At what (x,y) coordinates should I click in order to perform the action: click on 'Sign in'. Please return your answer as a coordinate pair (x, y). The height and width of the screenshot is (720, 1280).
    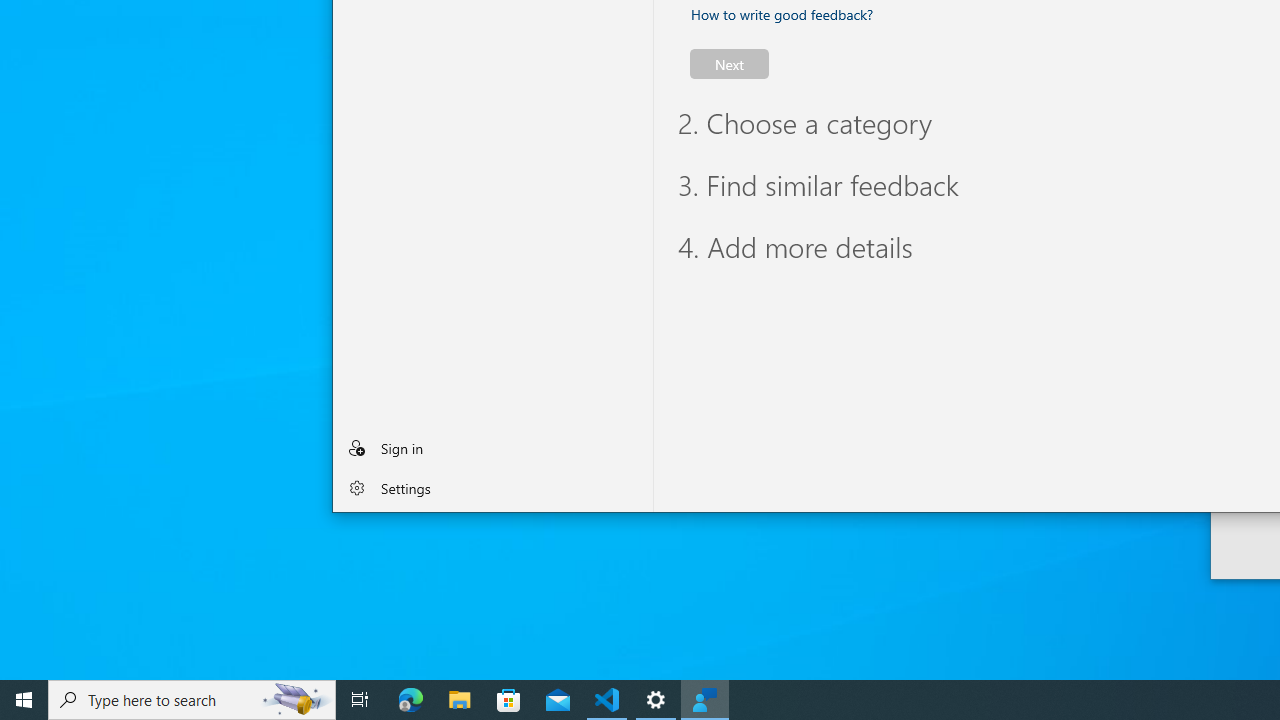
    Looking at the image, I should click on (492, 446).